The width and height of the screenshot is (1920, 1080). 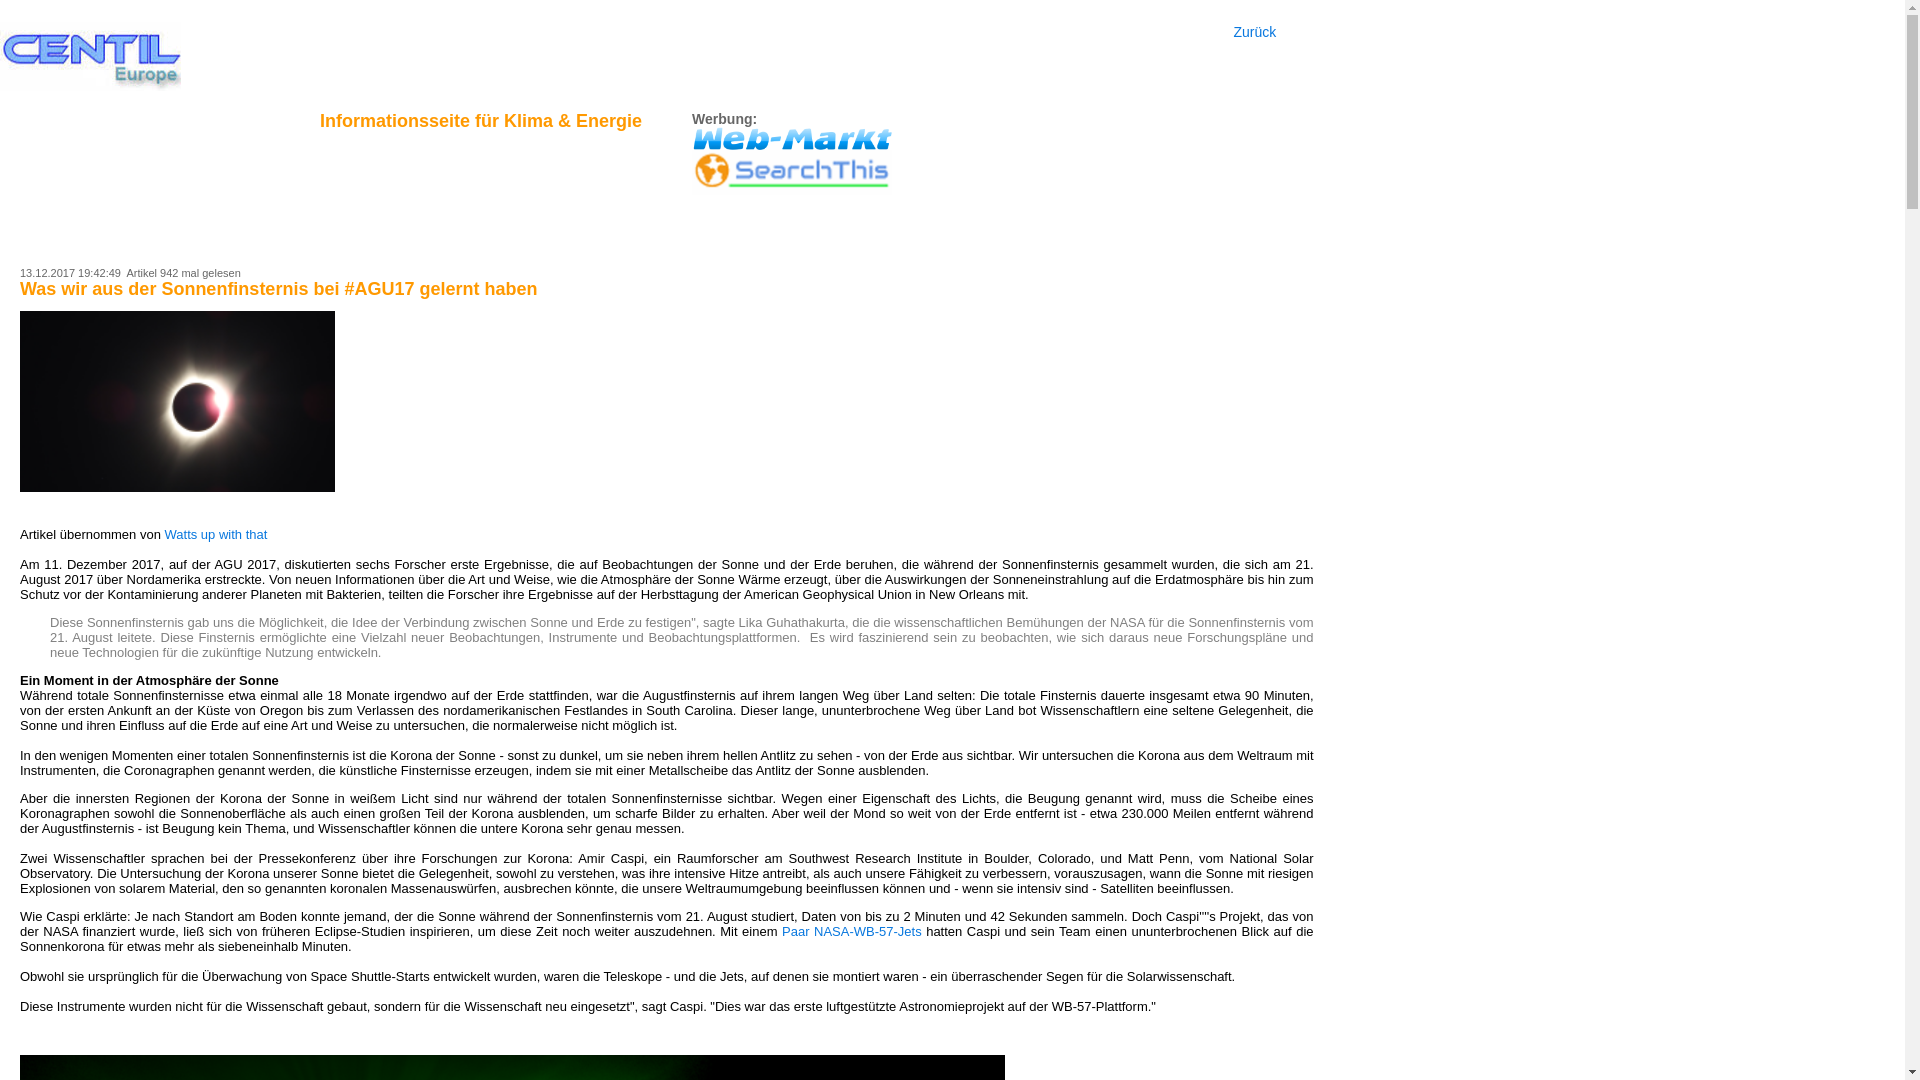 I want to click on 'Gratis inserieren bei Webmarkt', so click(x=791, y=137).